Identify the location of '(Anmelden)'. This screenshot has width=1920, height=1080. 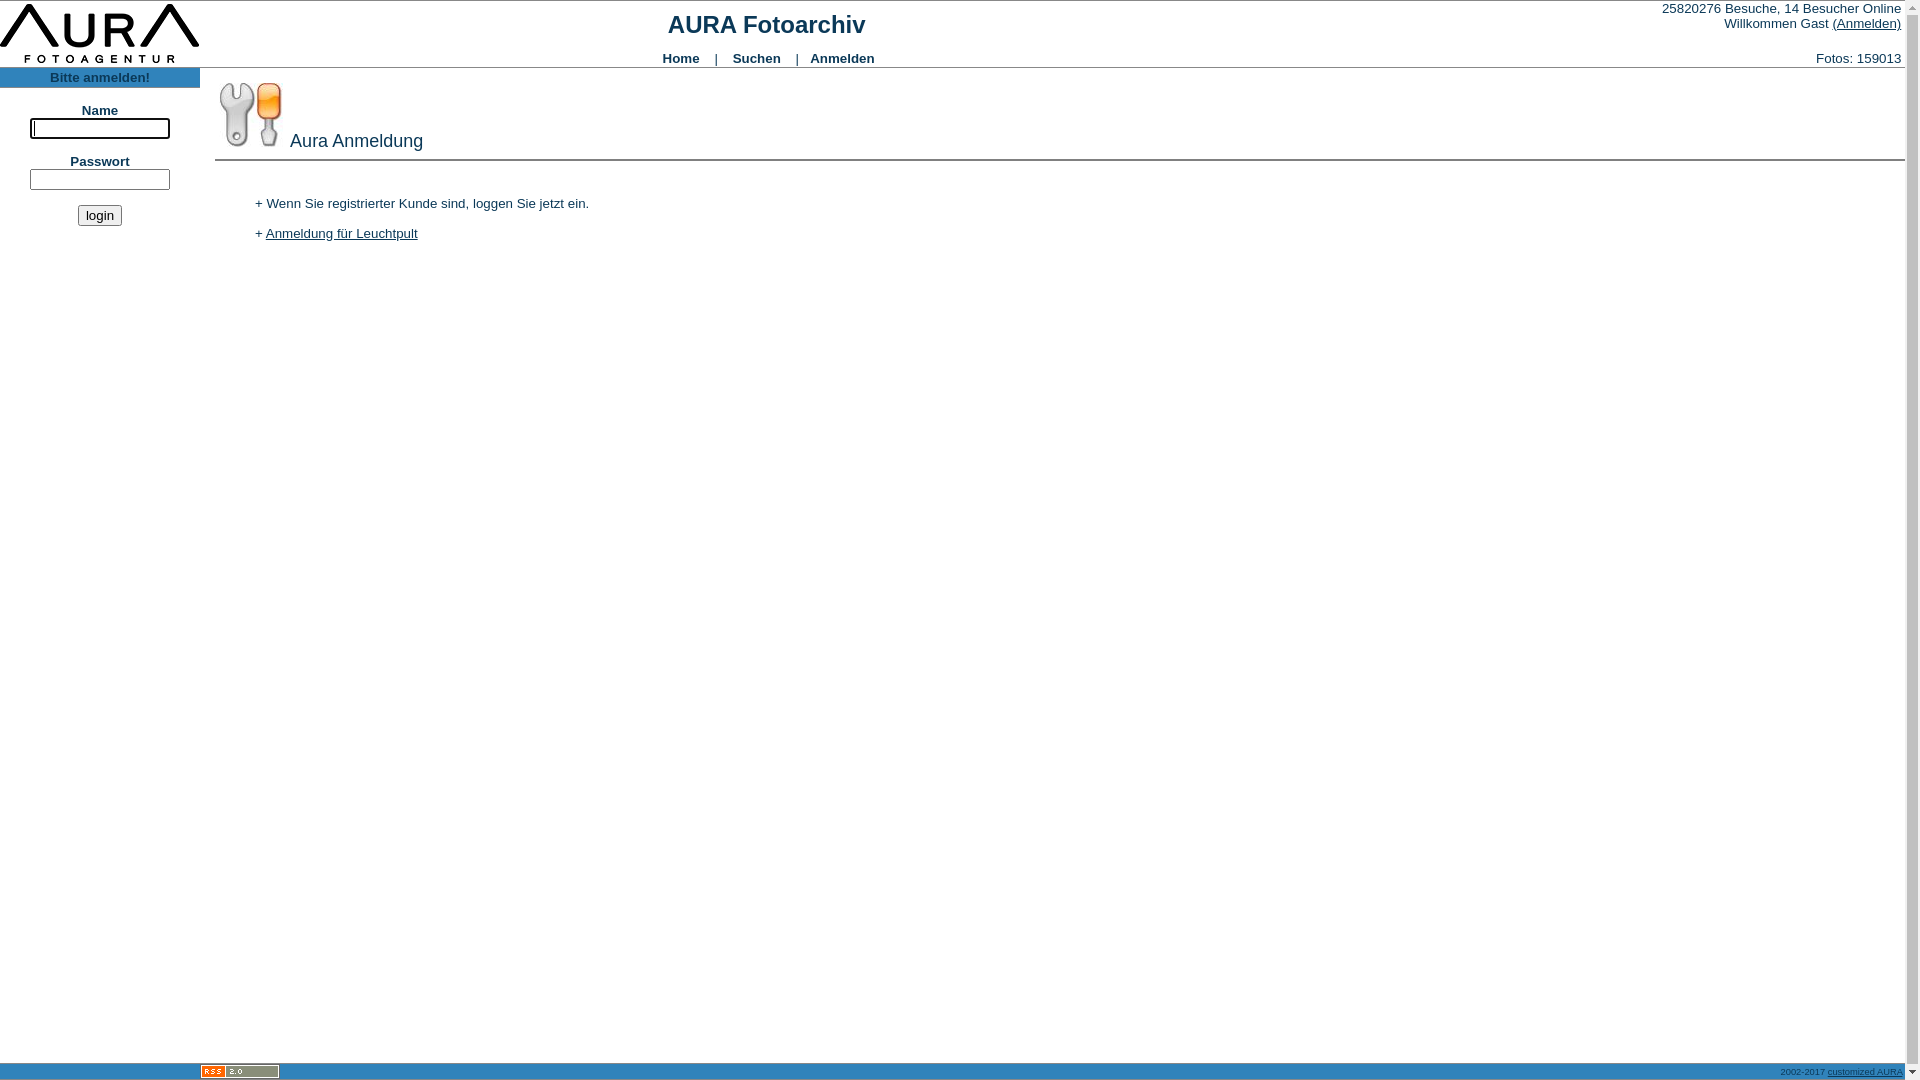
(1865, 23).